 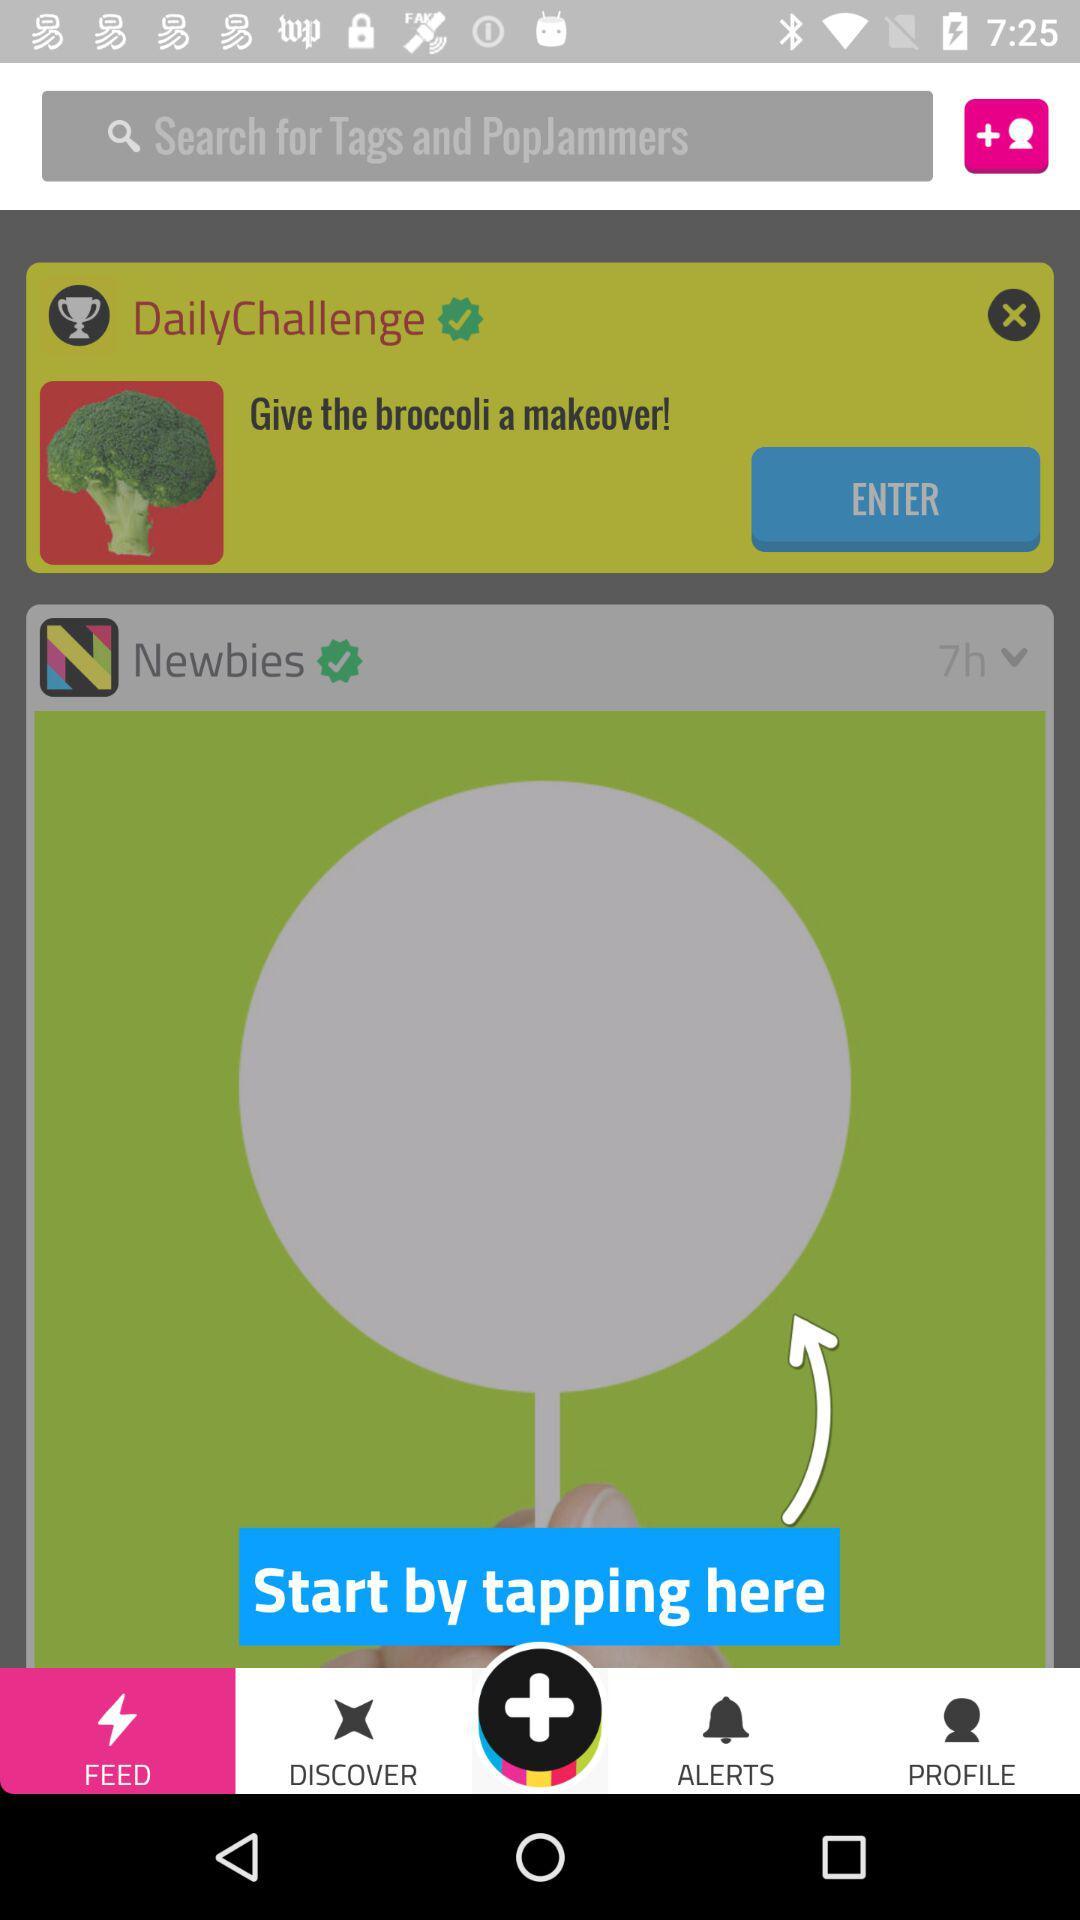 I want to click on the add icon, so click(x=540, y=1716).